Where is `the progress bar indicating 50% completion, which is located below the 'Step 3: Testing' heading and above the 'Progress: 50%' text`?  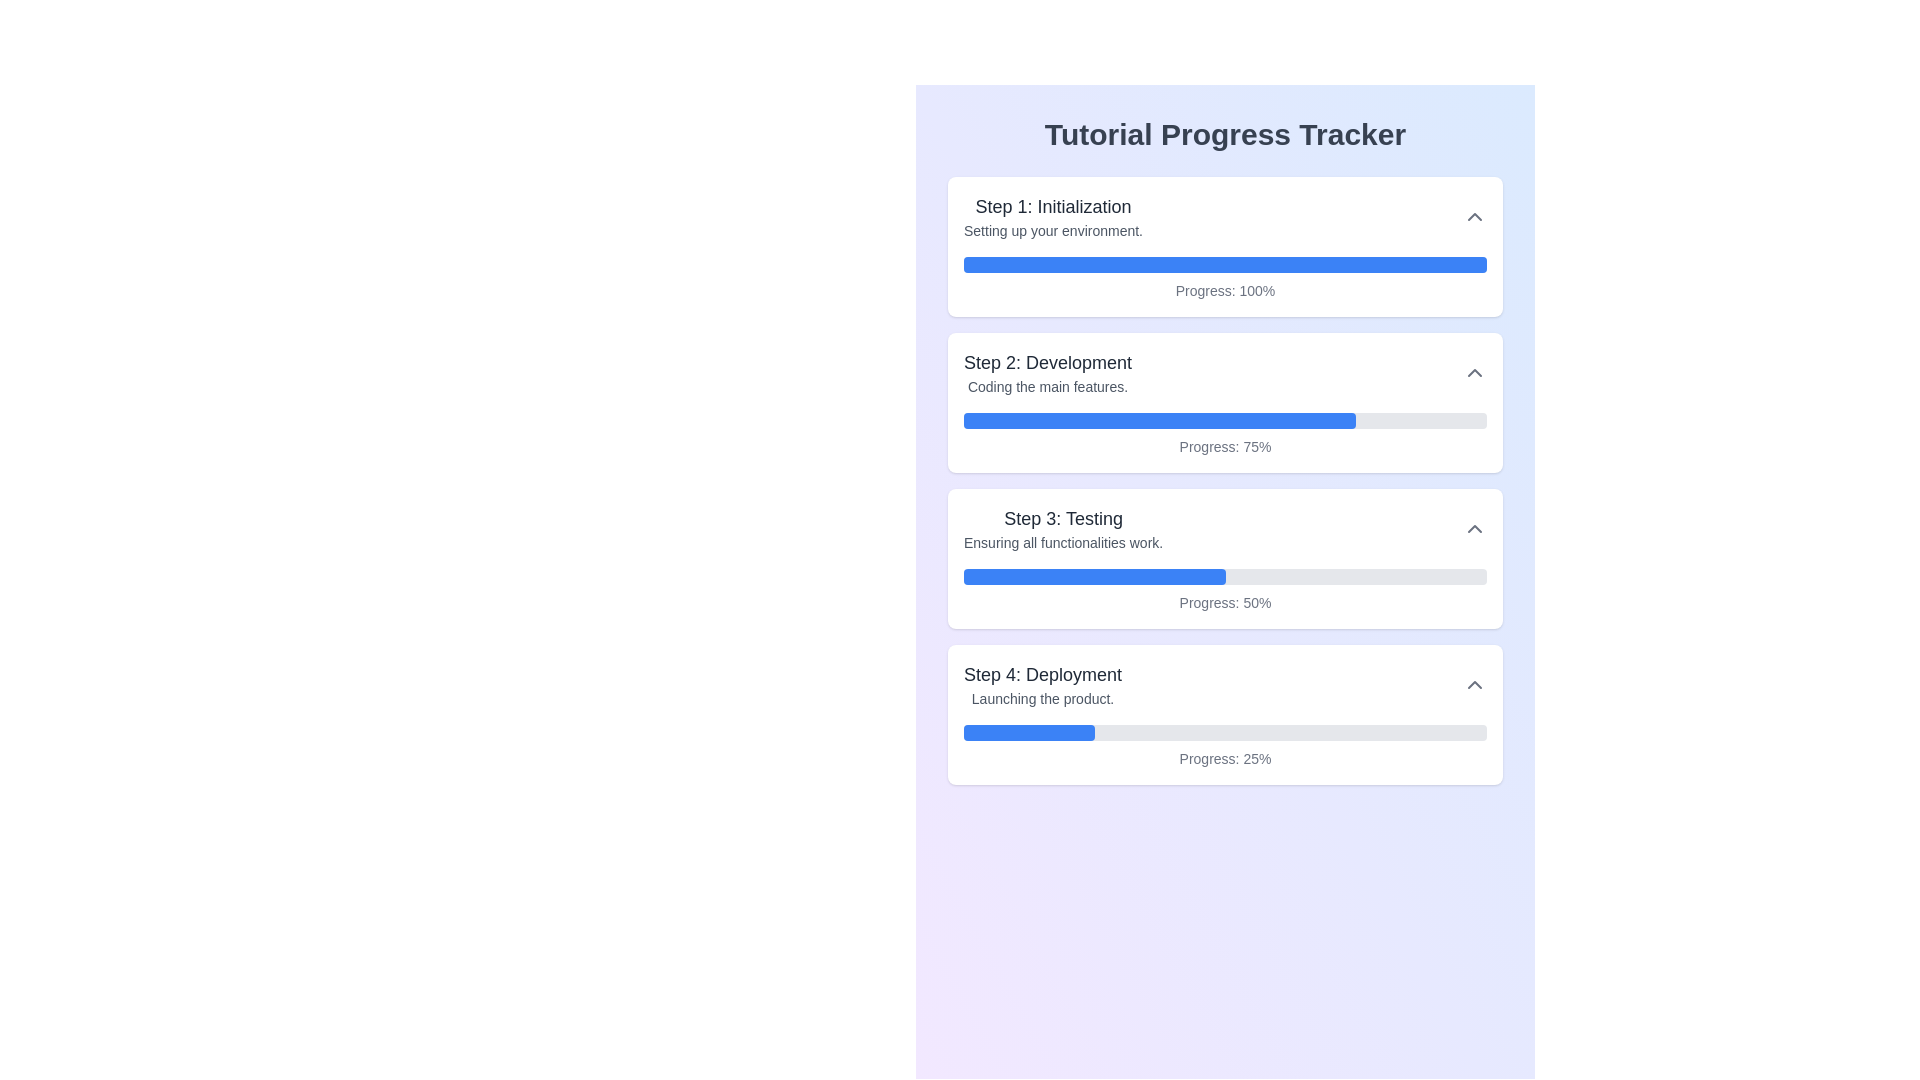 the progress bar indicating 50% completion, which is located below the 'Step 3: Testing' heading and above the 'Progress: 50%' text is located at coordinates (1224, 577).